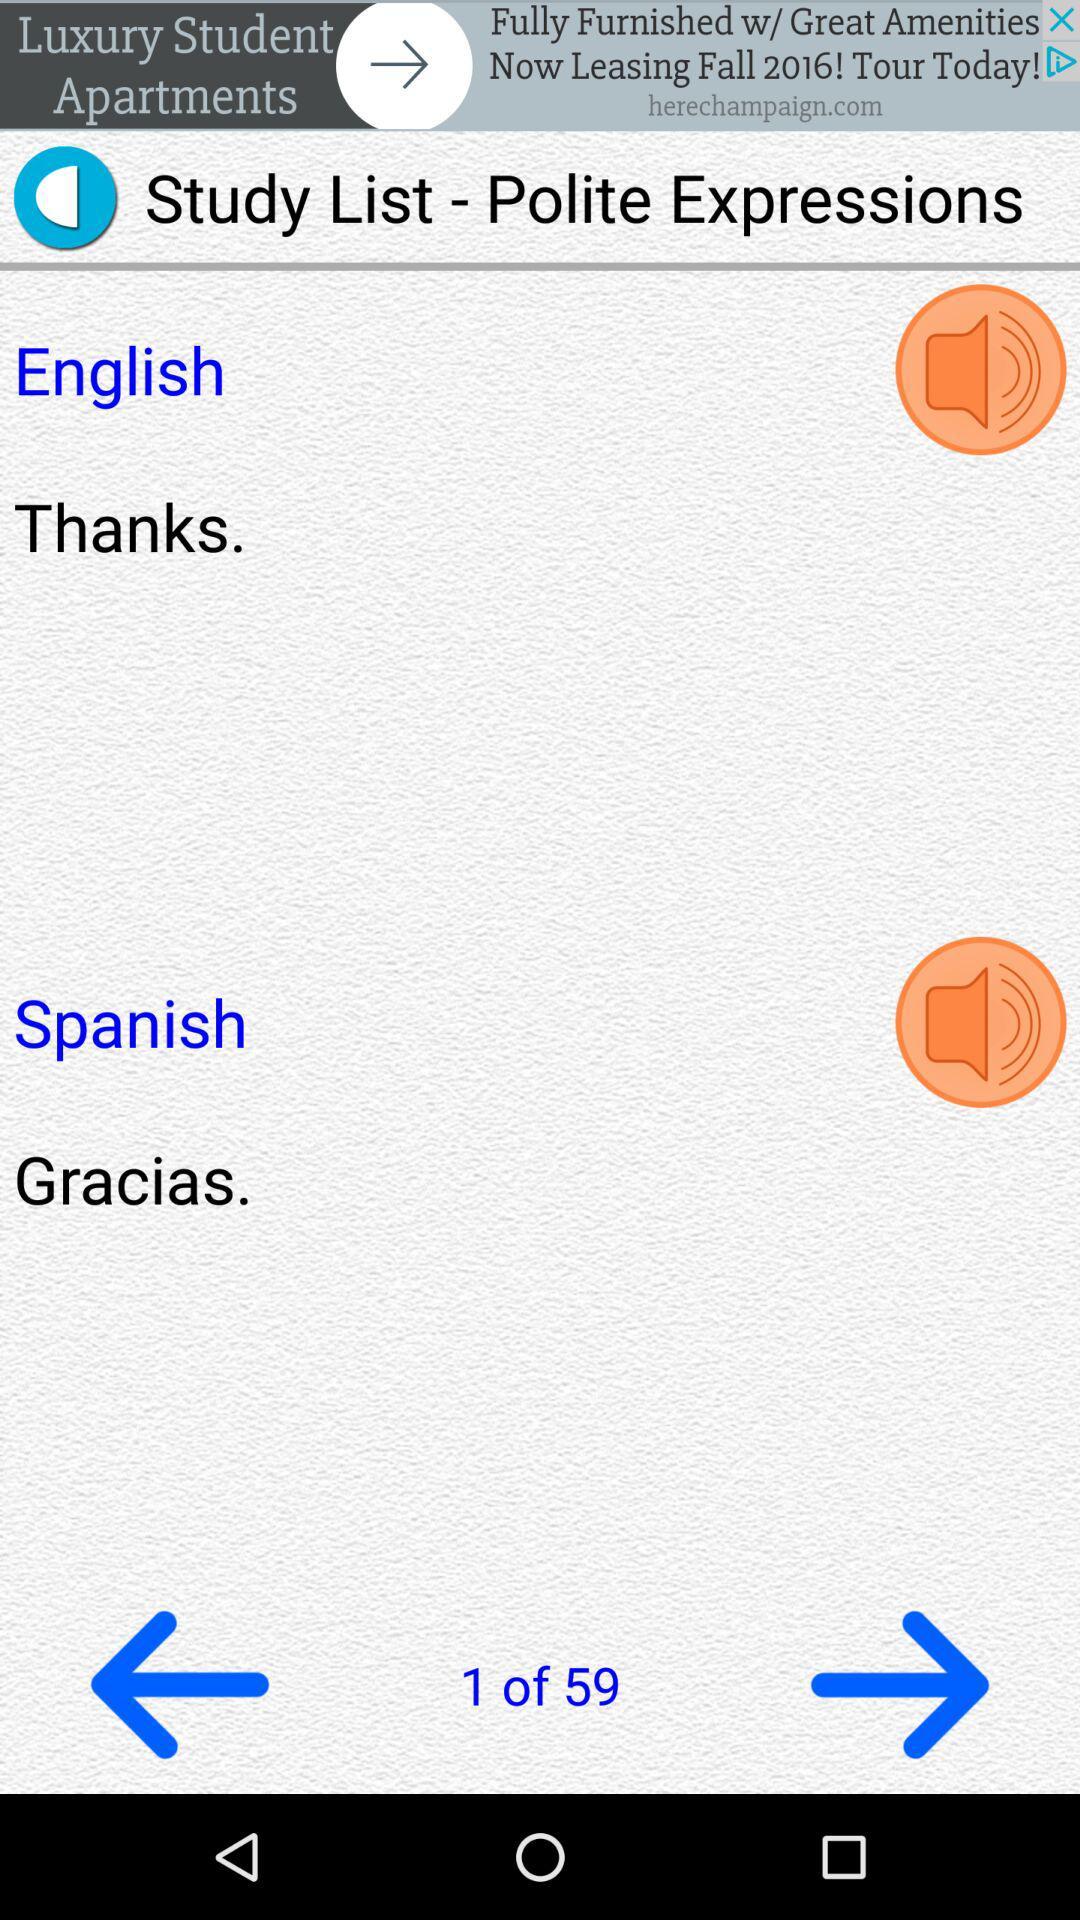 The width and height of the screenshot is (1080, 1920). Describe the element at coordinates (979, 369) in the screenshot. I see `listen to word` at that location.